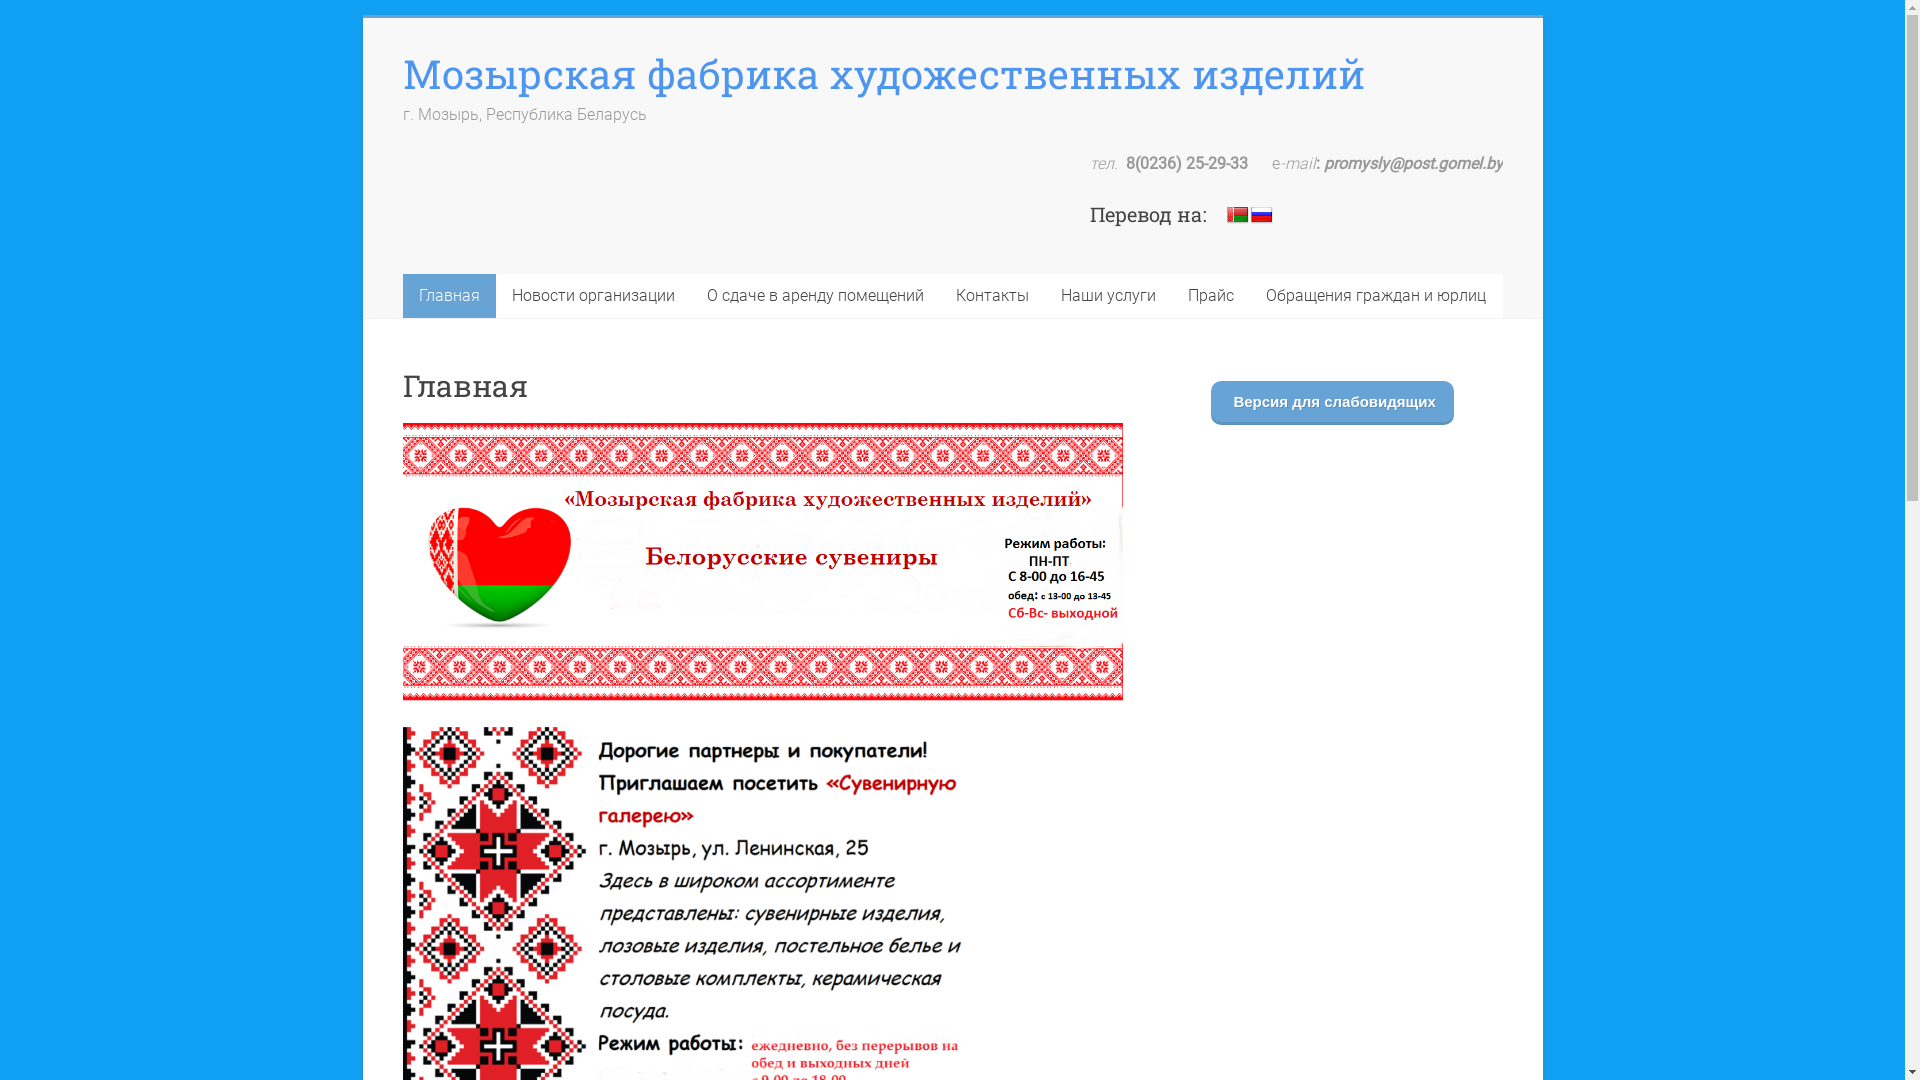 This screenshot has width=1920, height=1080. I want to click on 'Russian', so click(1250, 215).